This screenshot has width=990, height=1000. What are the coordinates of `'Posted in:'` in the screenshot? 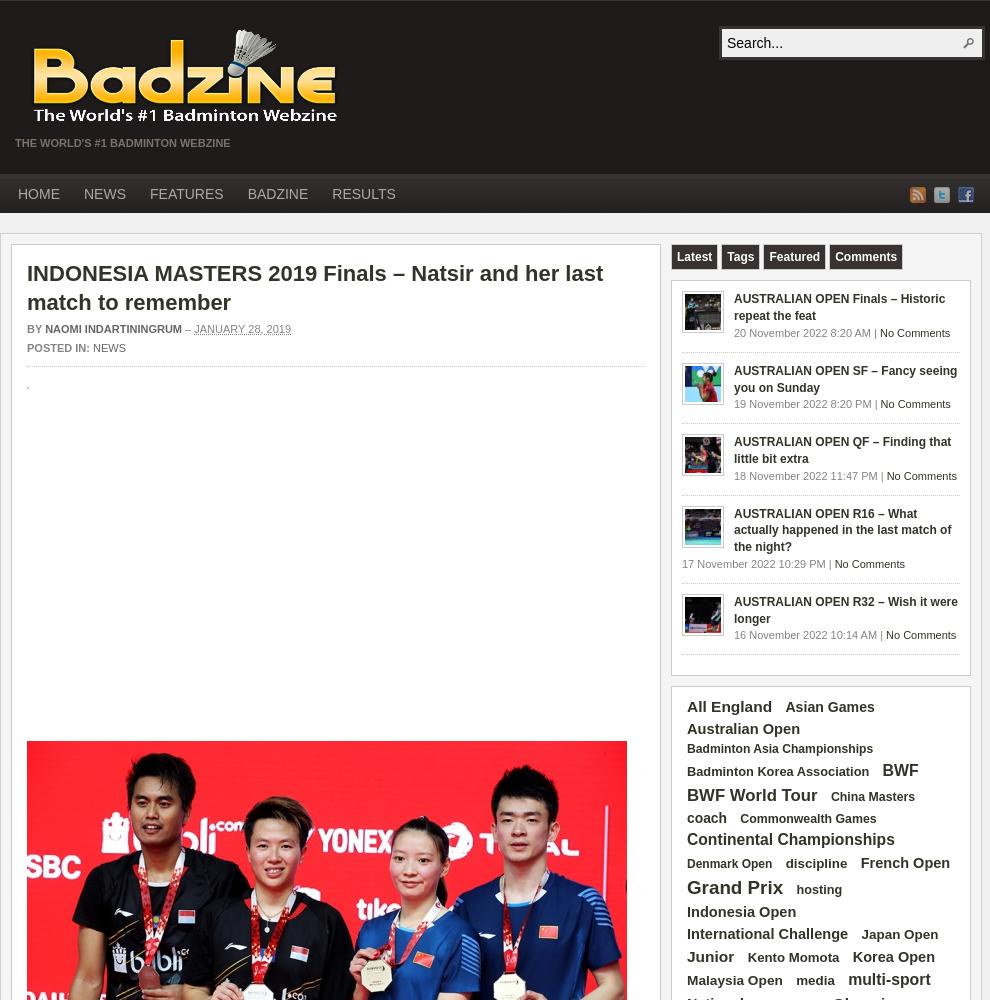 It's located at (59, 346).